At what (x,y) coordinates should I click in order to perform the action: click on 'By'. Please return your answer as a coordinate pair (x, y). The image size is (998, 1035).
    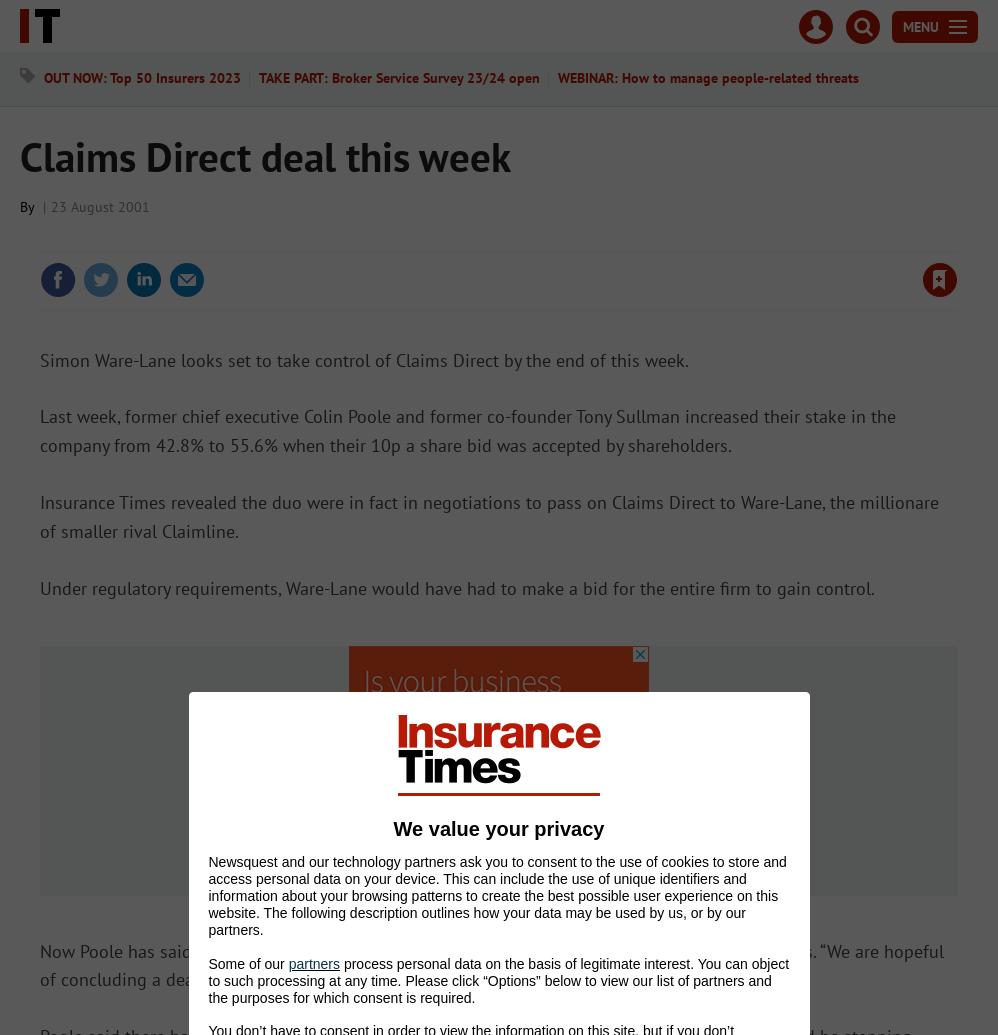
    Looking at the image, I should click on (29, 205).